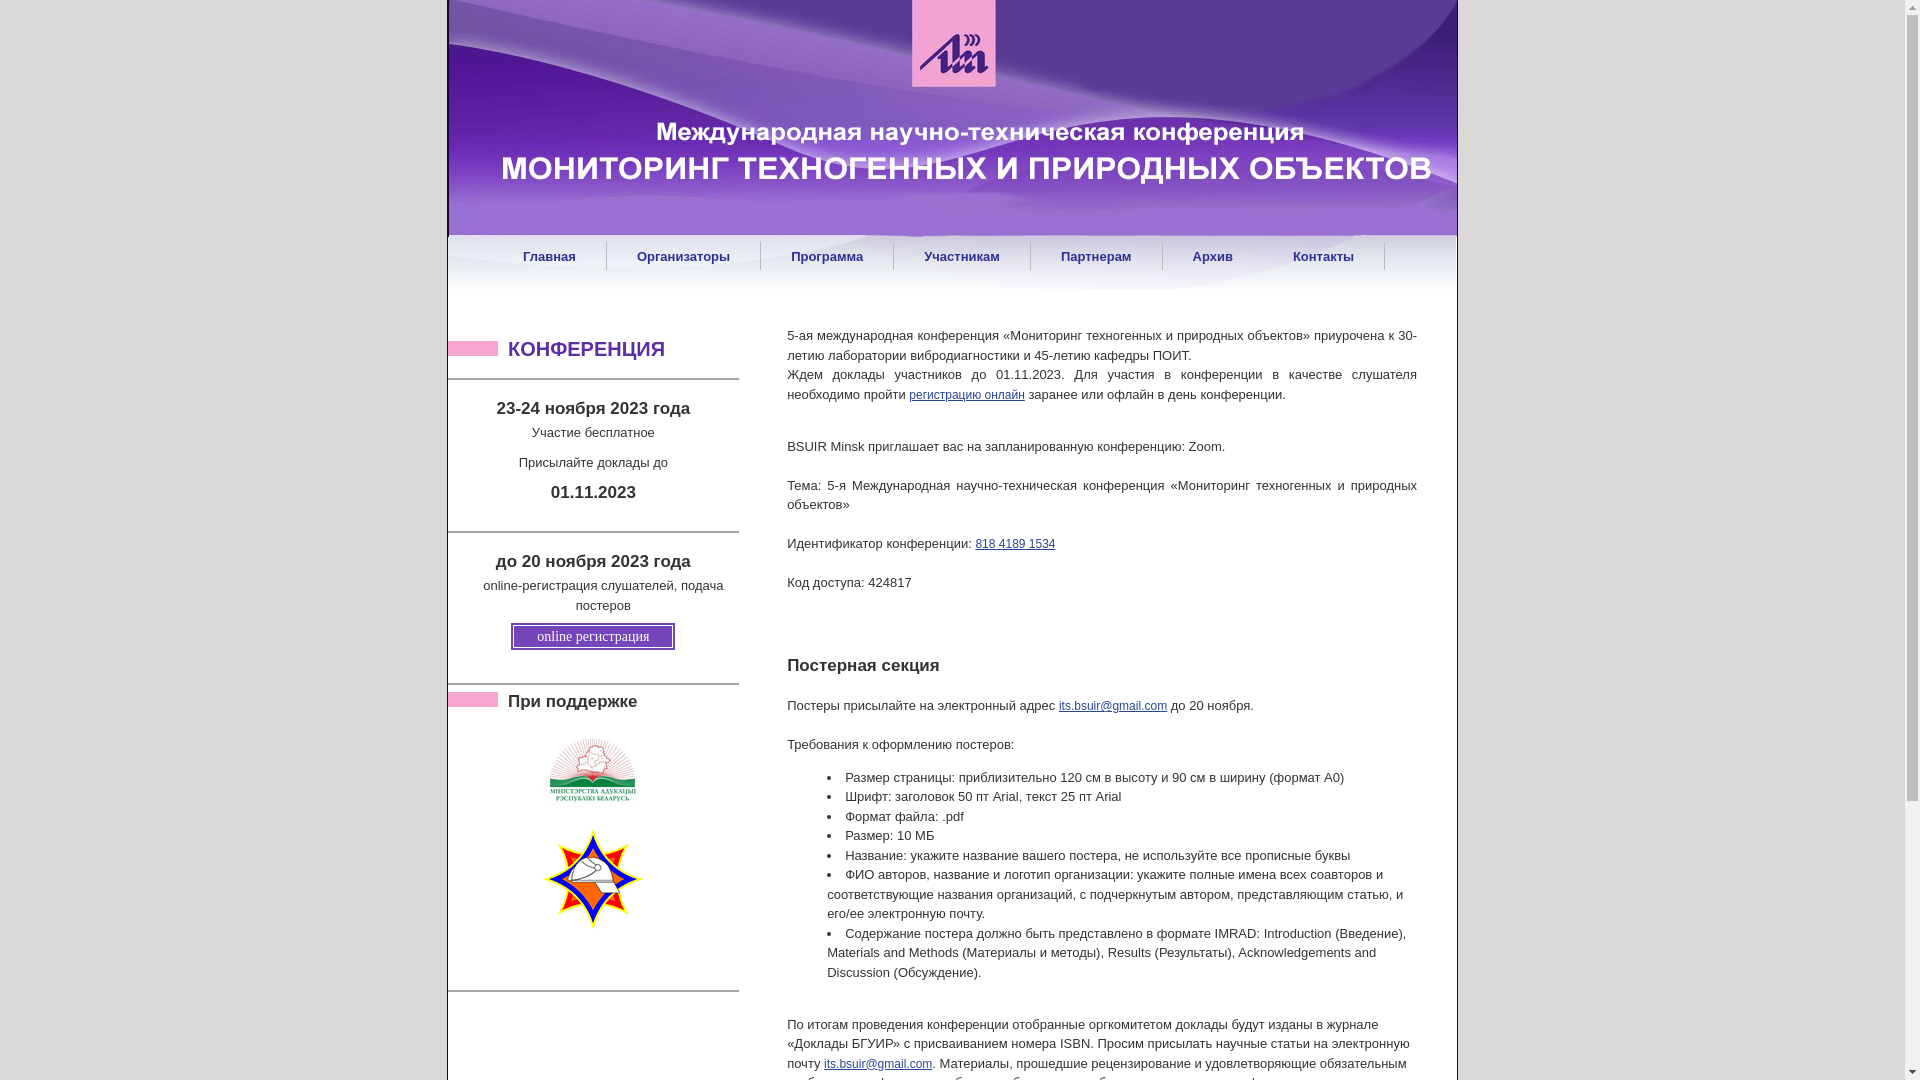 This screenshot has width=1920, height=1080. I want to click on '818 4189 1534', so click(1014, 543).